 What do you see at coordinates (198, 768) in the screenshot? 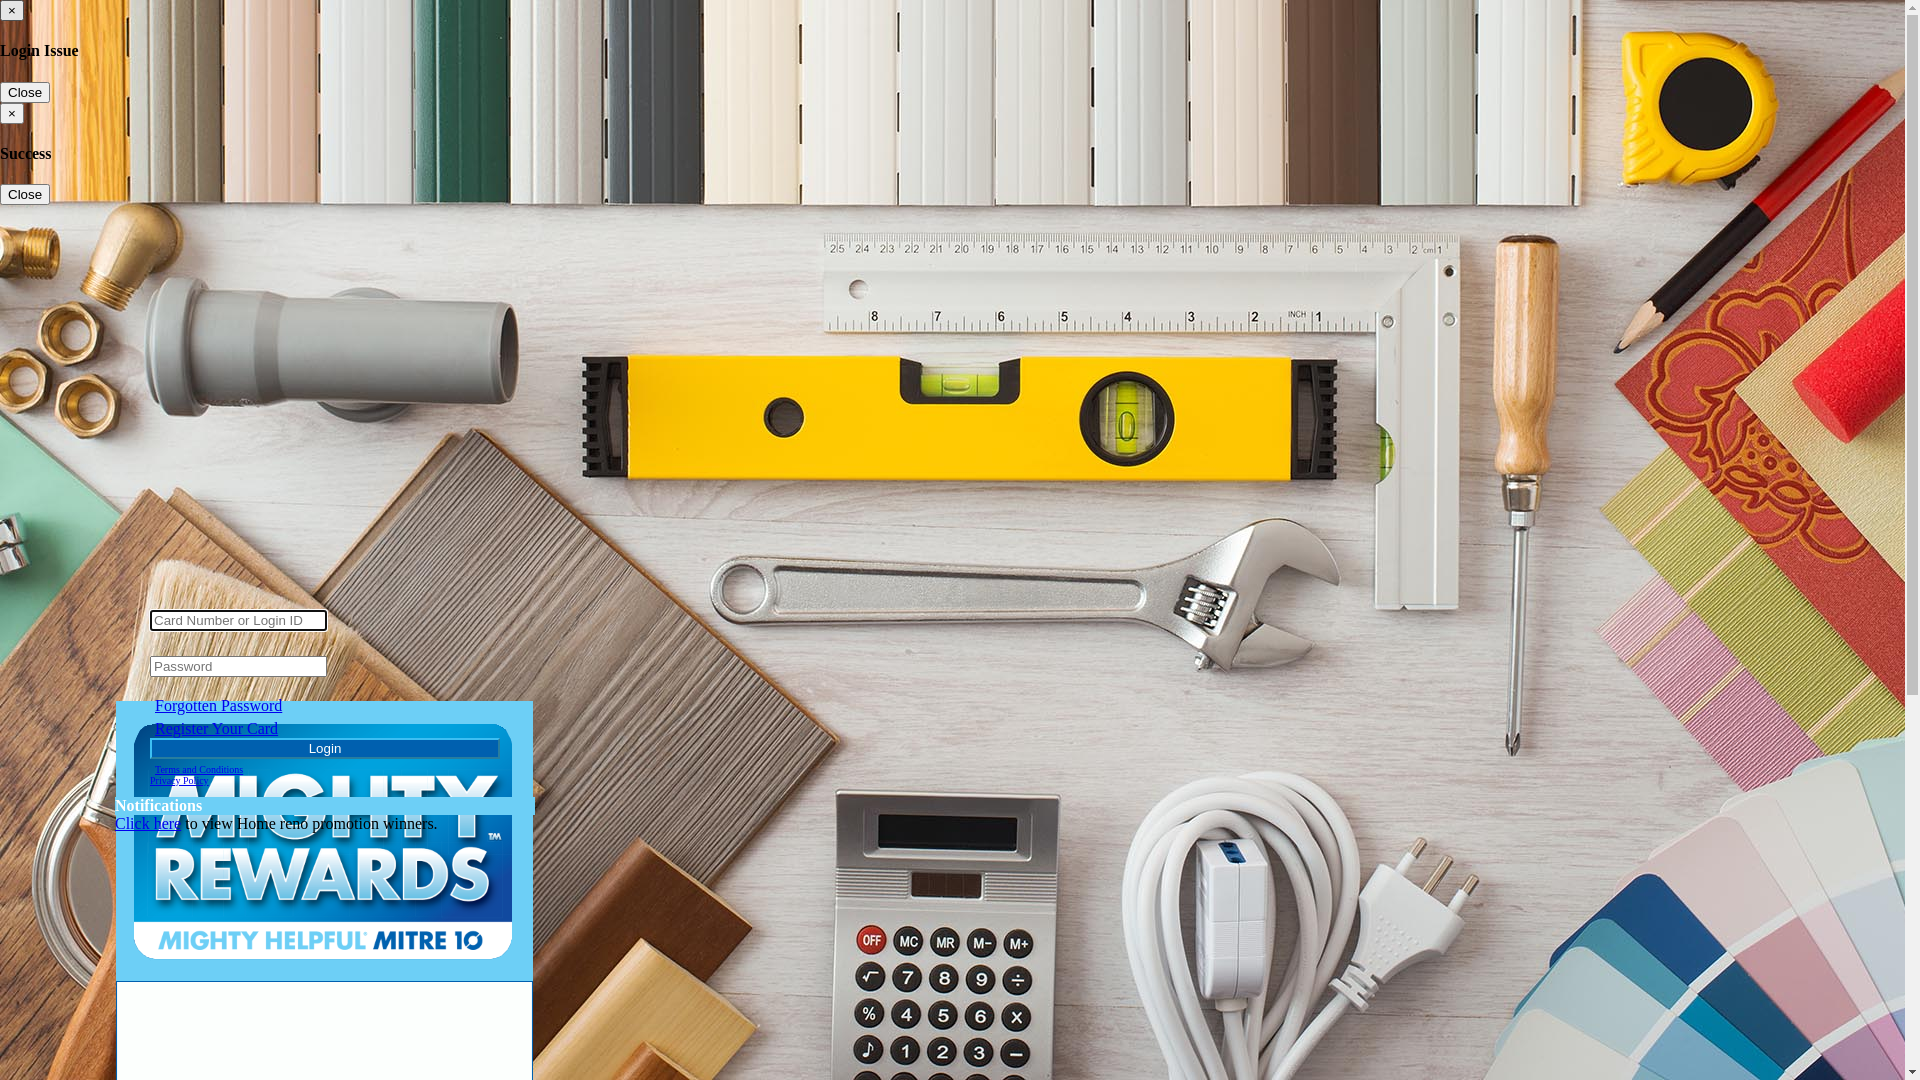
I see `'Terms and Conditions'` at bounding box center [198, 768].